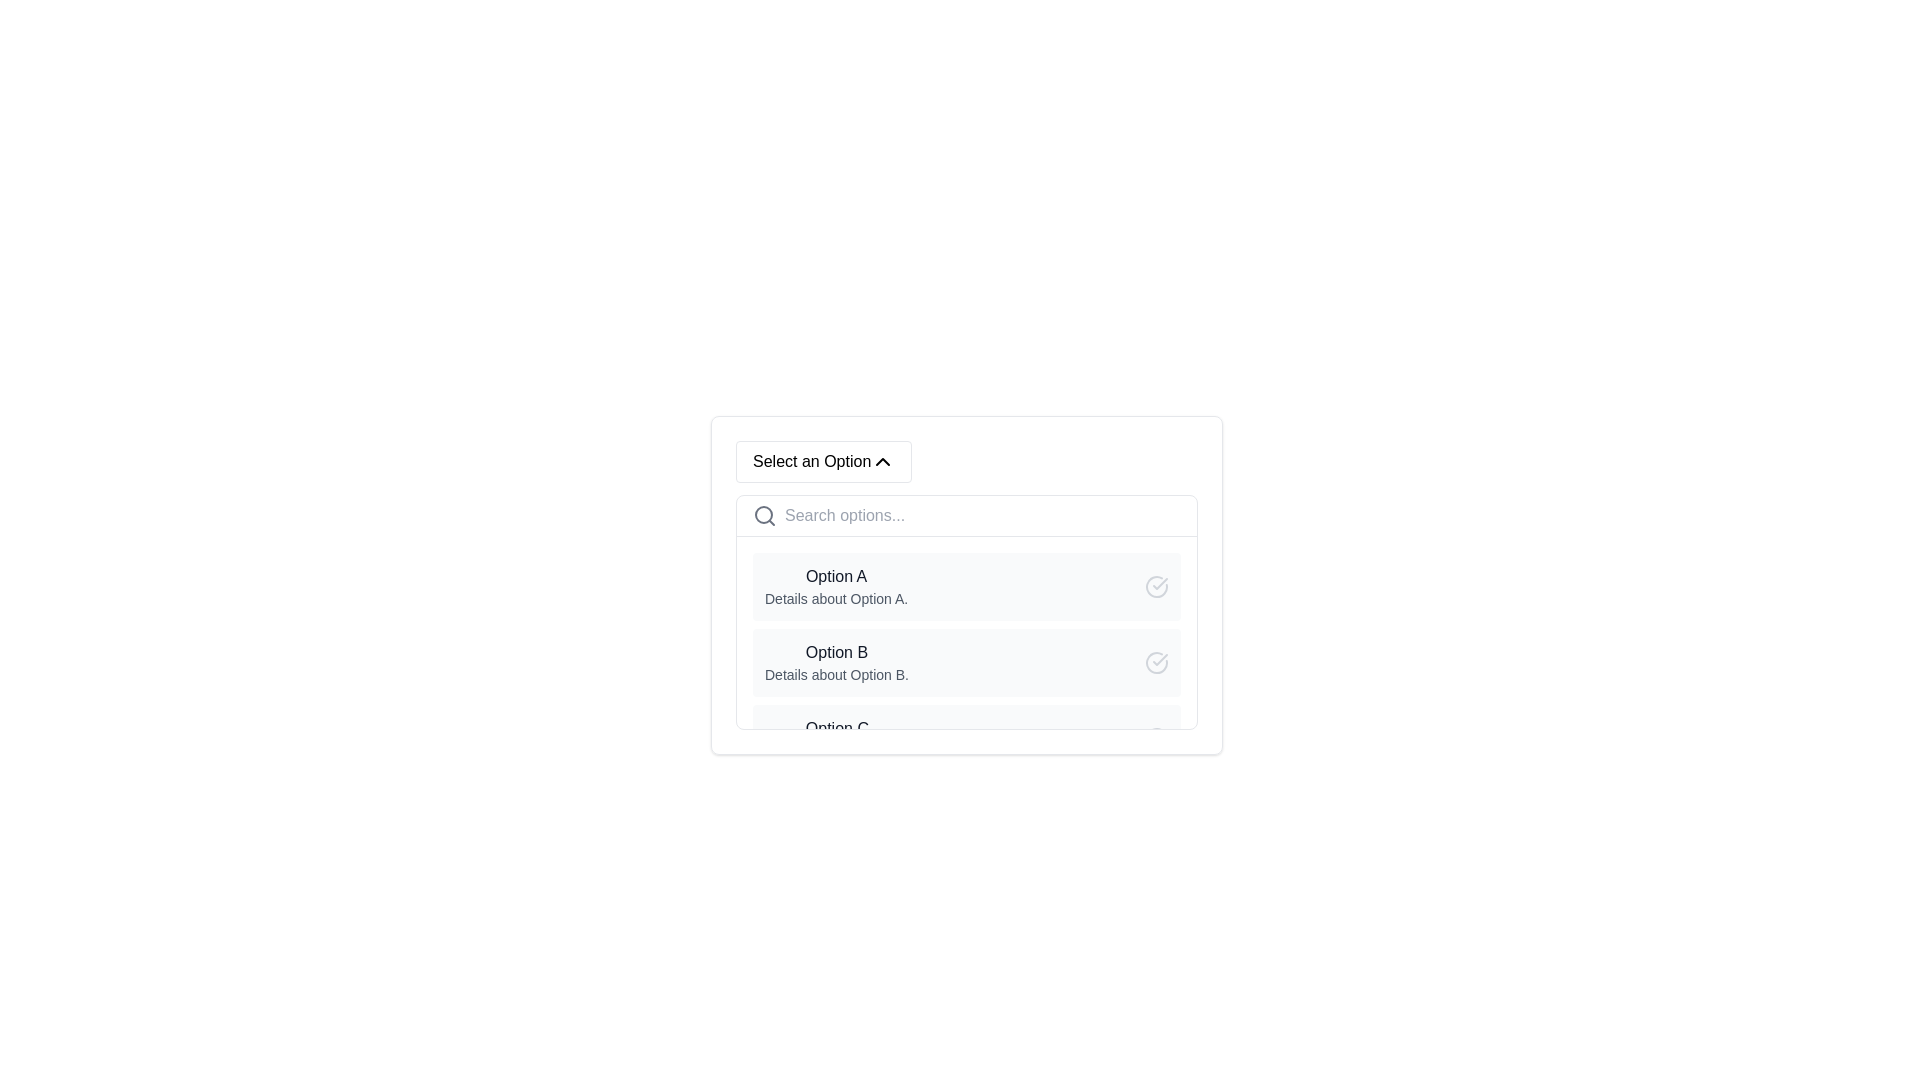  Describe the element at coordinates (1156, 663) in the screenshot. I see `the circular icon with a check mark inside, styled with light gray color, located to the right of the row labeled 'Option B'` at that location.